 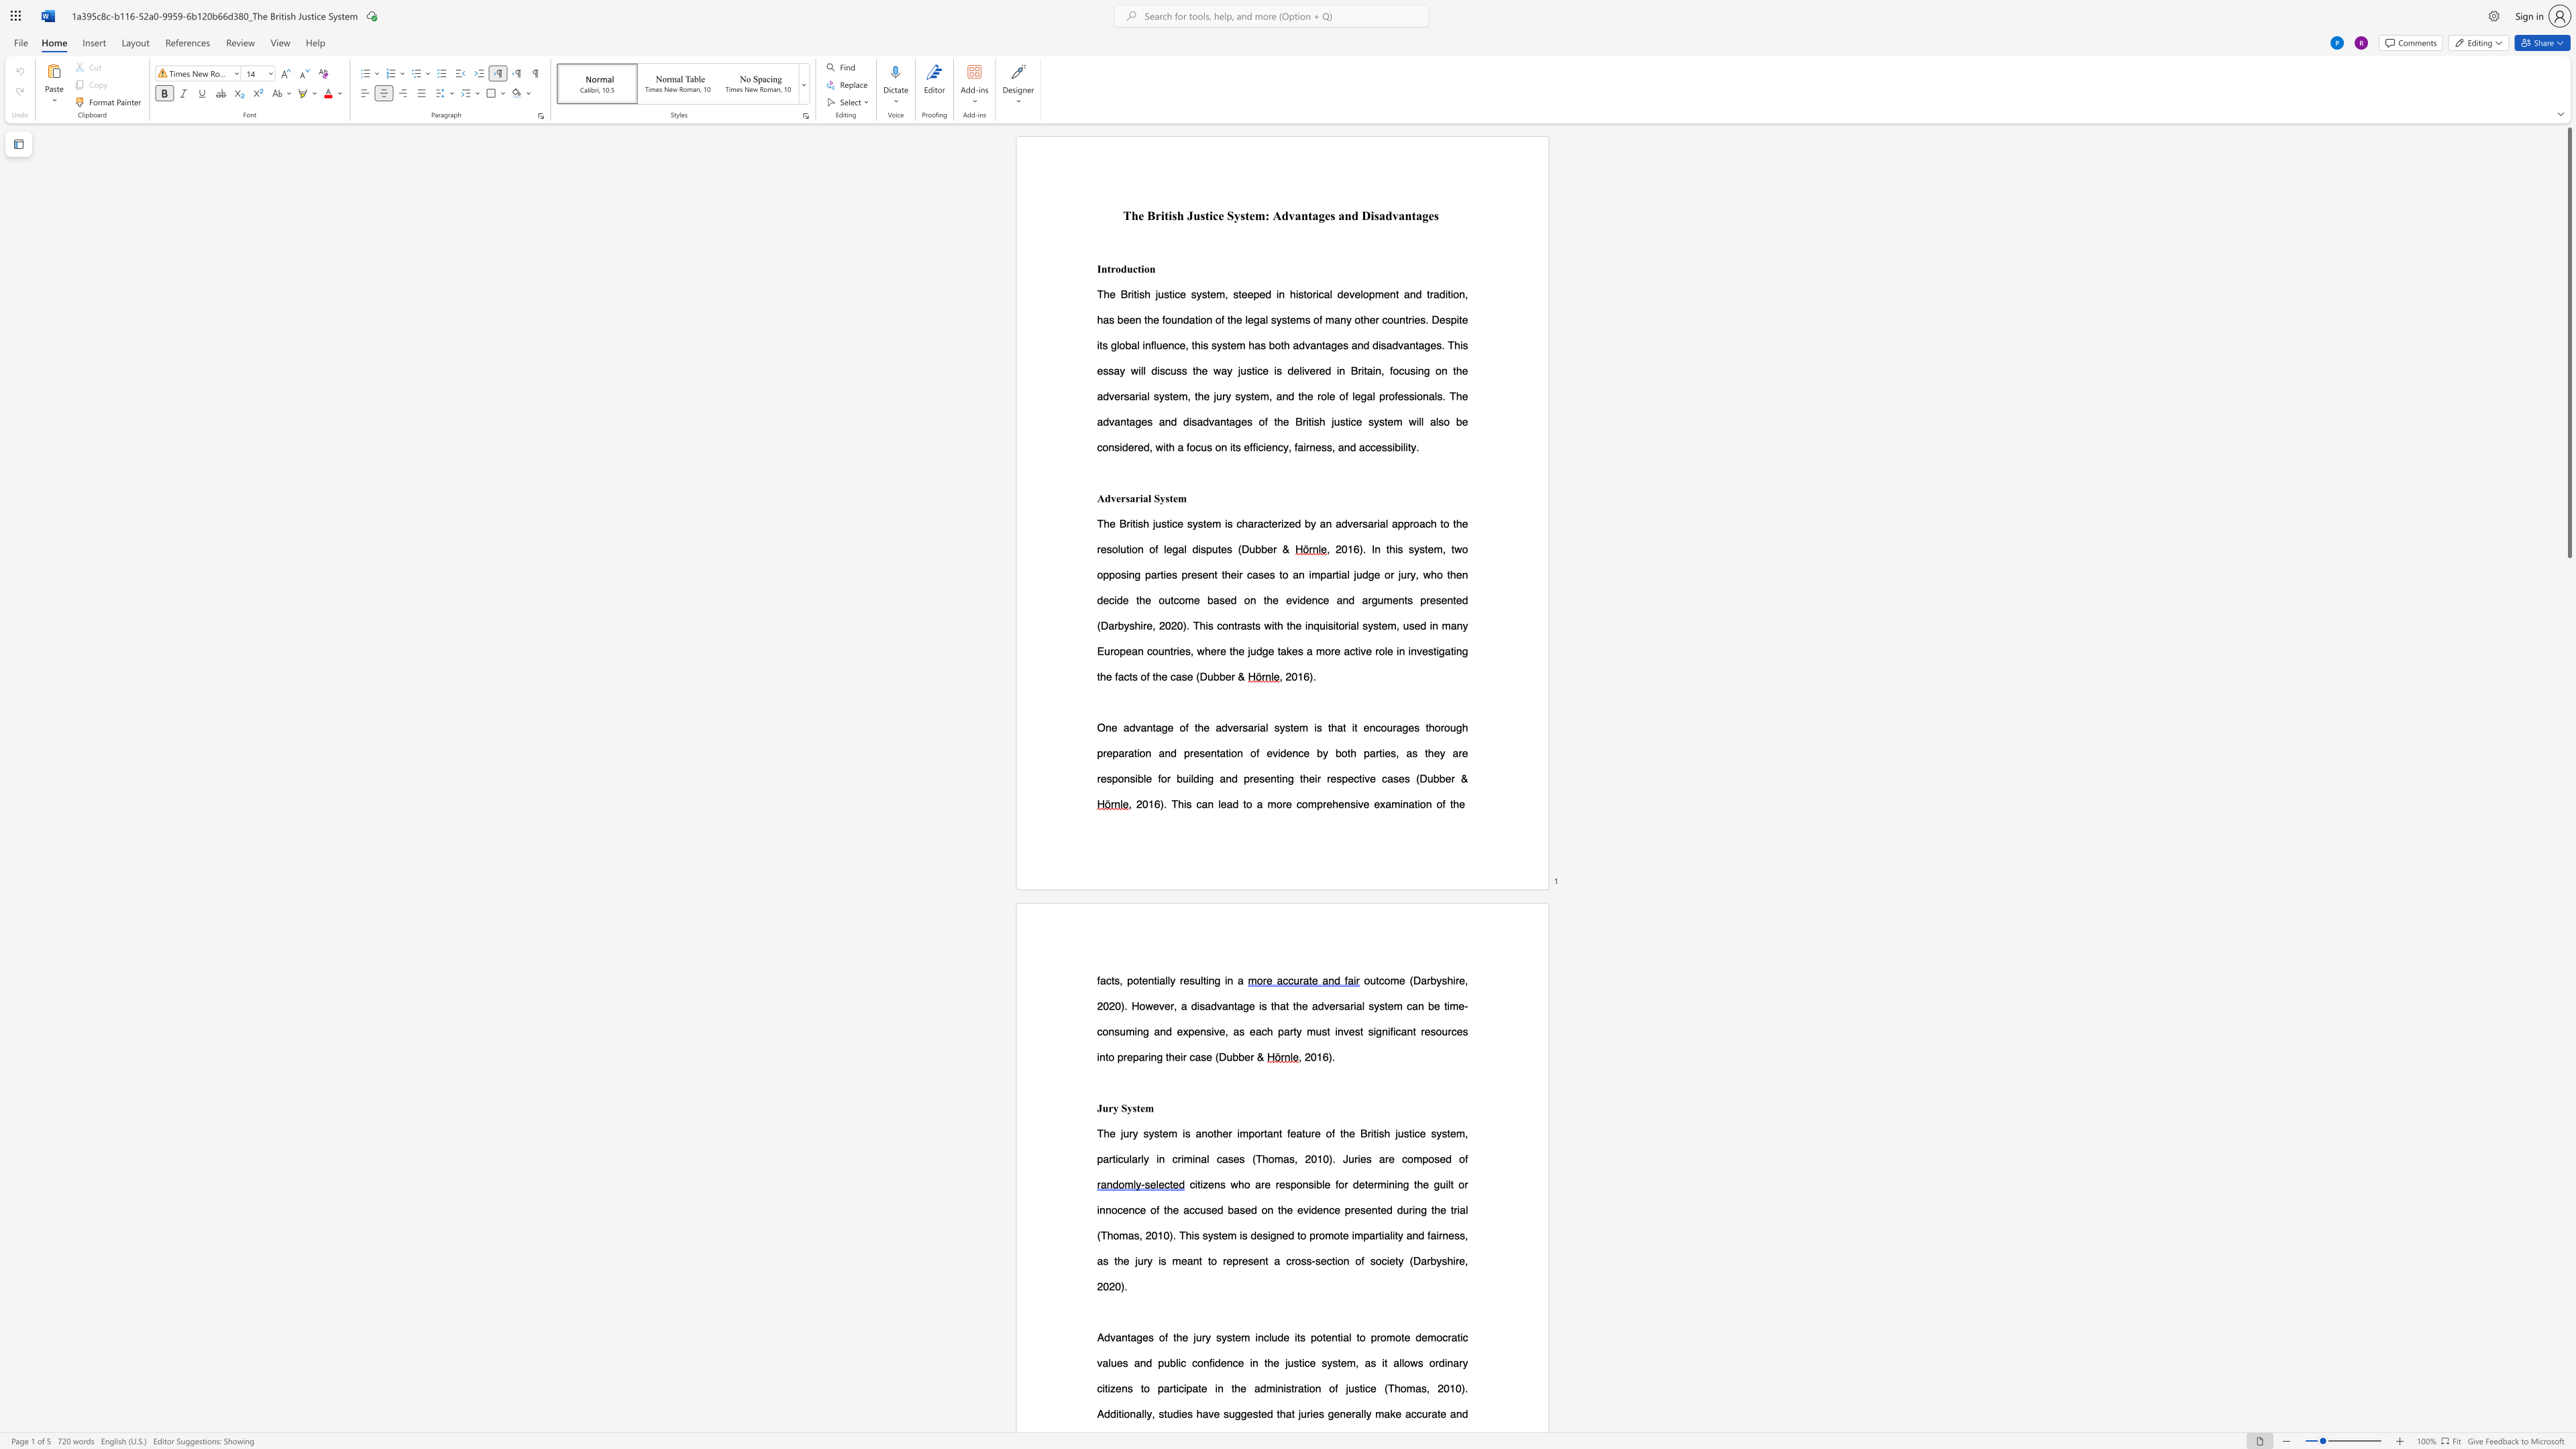 What do you see at coordinates (1167, 979) in the screenshot?
I see `the subset text "ly resulti" within the text "facts, potentially resulting in a"` at bounding box center [1167, 979].